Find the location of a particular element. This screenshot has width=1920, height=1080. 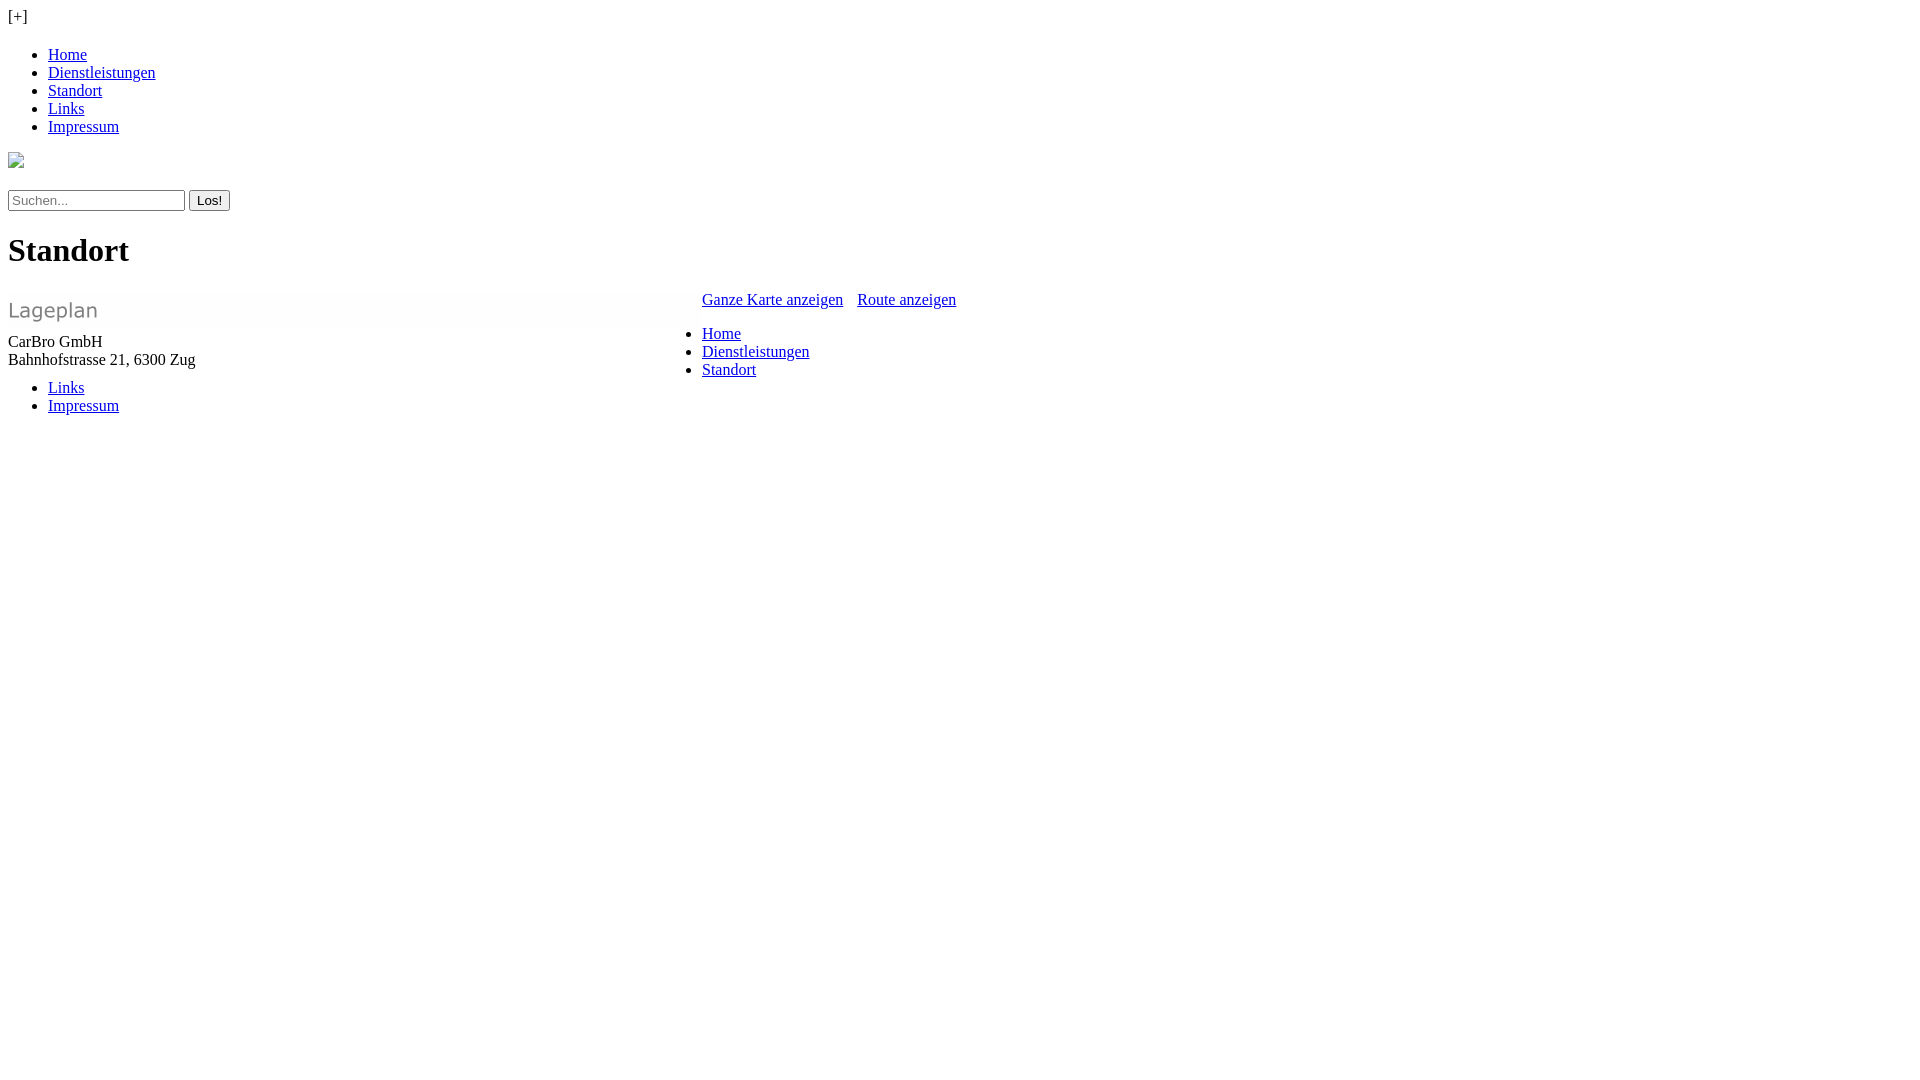

'Los!' is located at coordinates (209, 200).